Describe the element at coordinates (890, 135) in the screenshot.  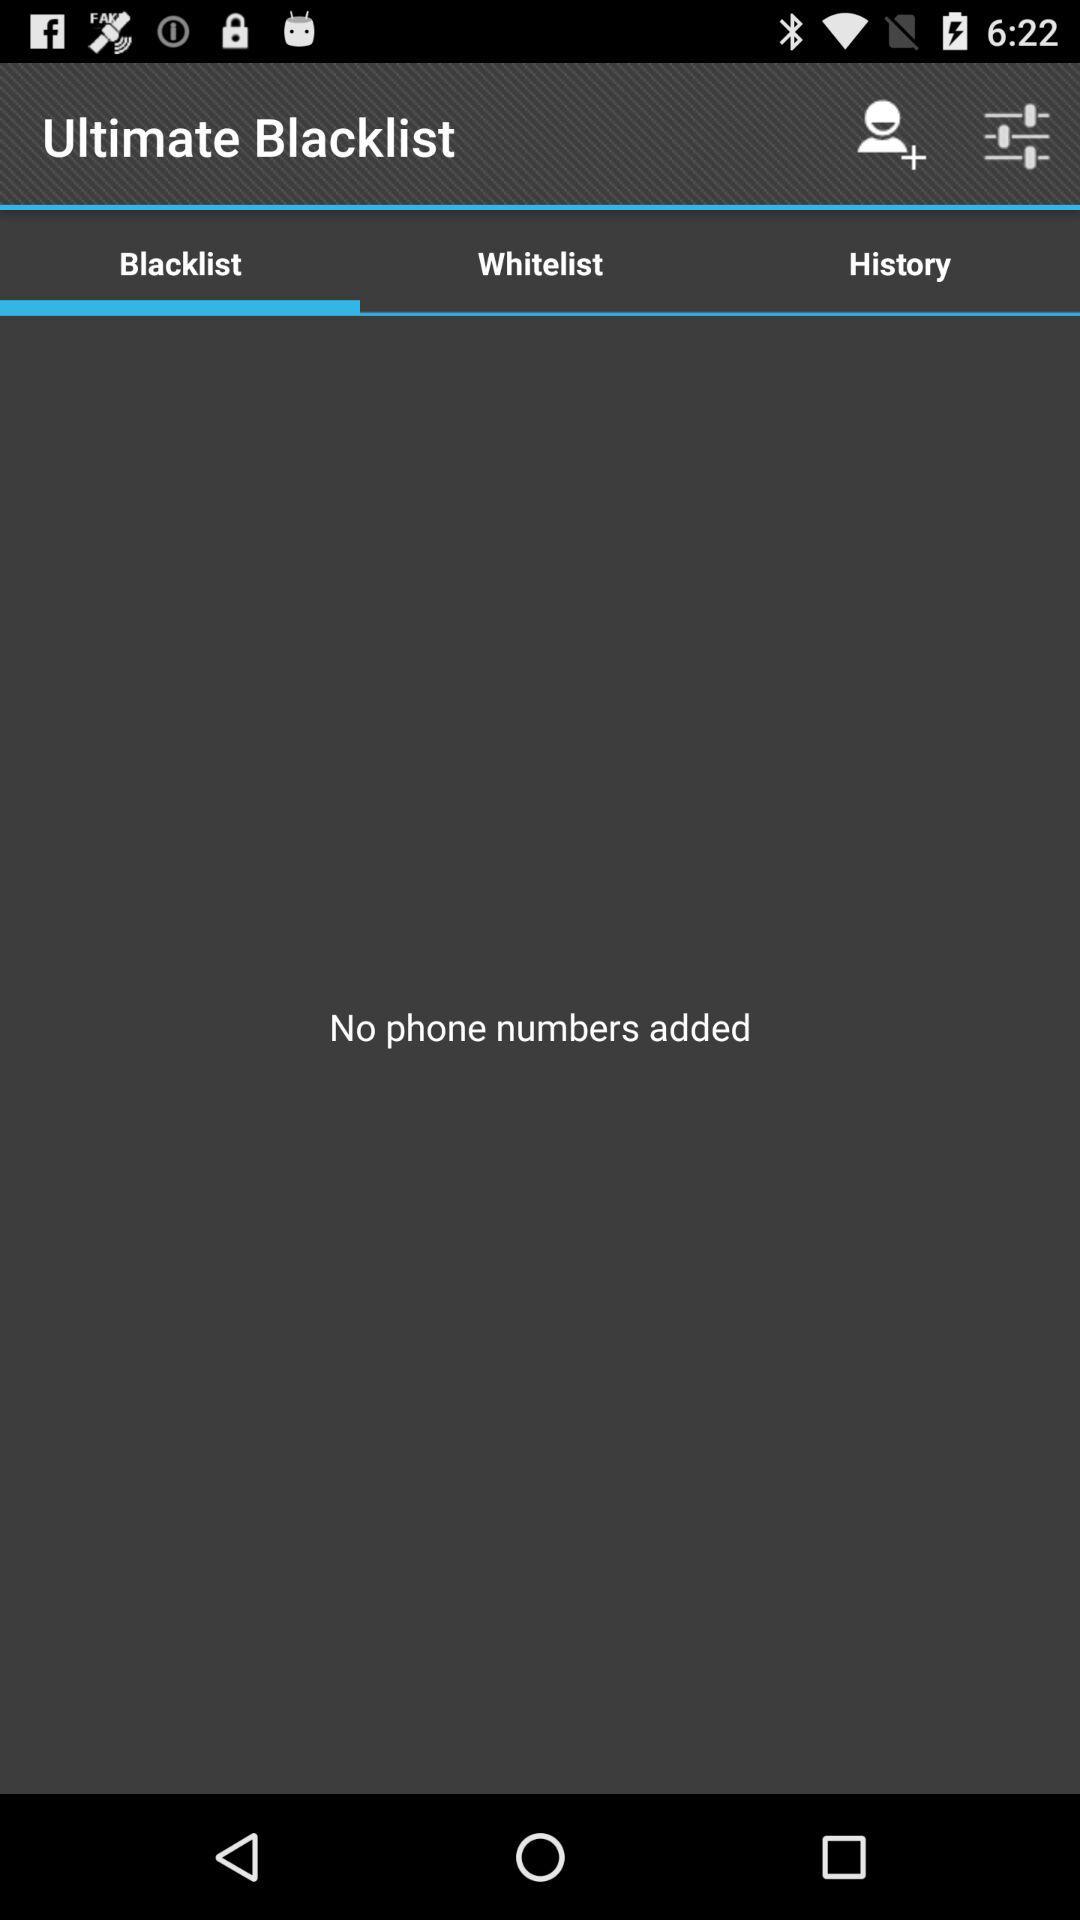
I see `the icon above history` at that location.